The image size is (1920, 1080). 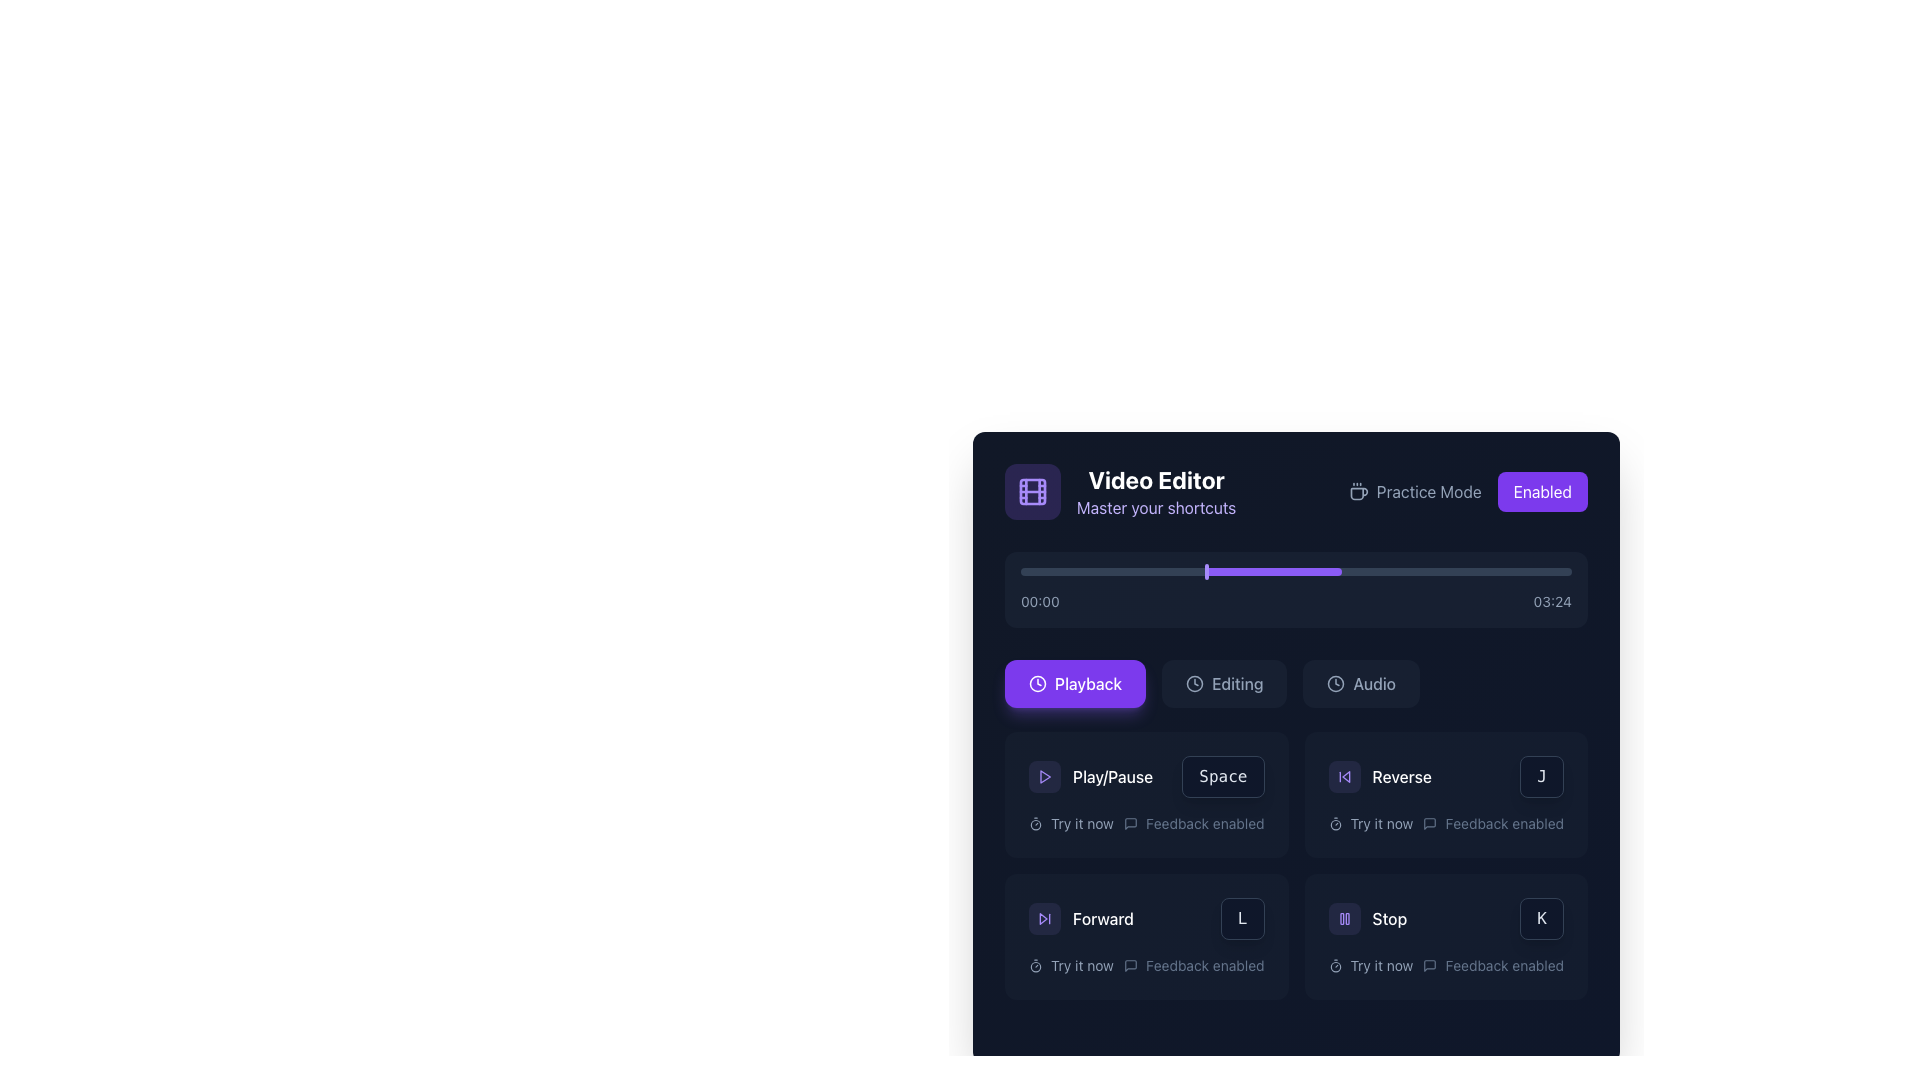 What do you see at coordinates (1156, 492) in the screenshot?
I see `the text block displaying 'Video Editor' and 'Master your shortcuts', located in the top-left section of the interface panel` at bounding box center [1156, 492].